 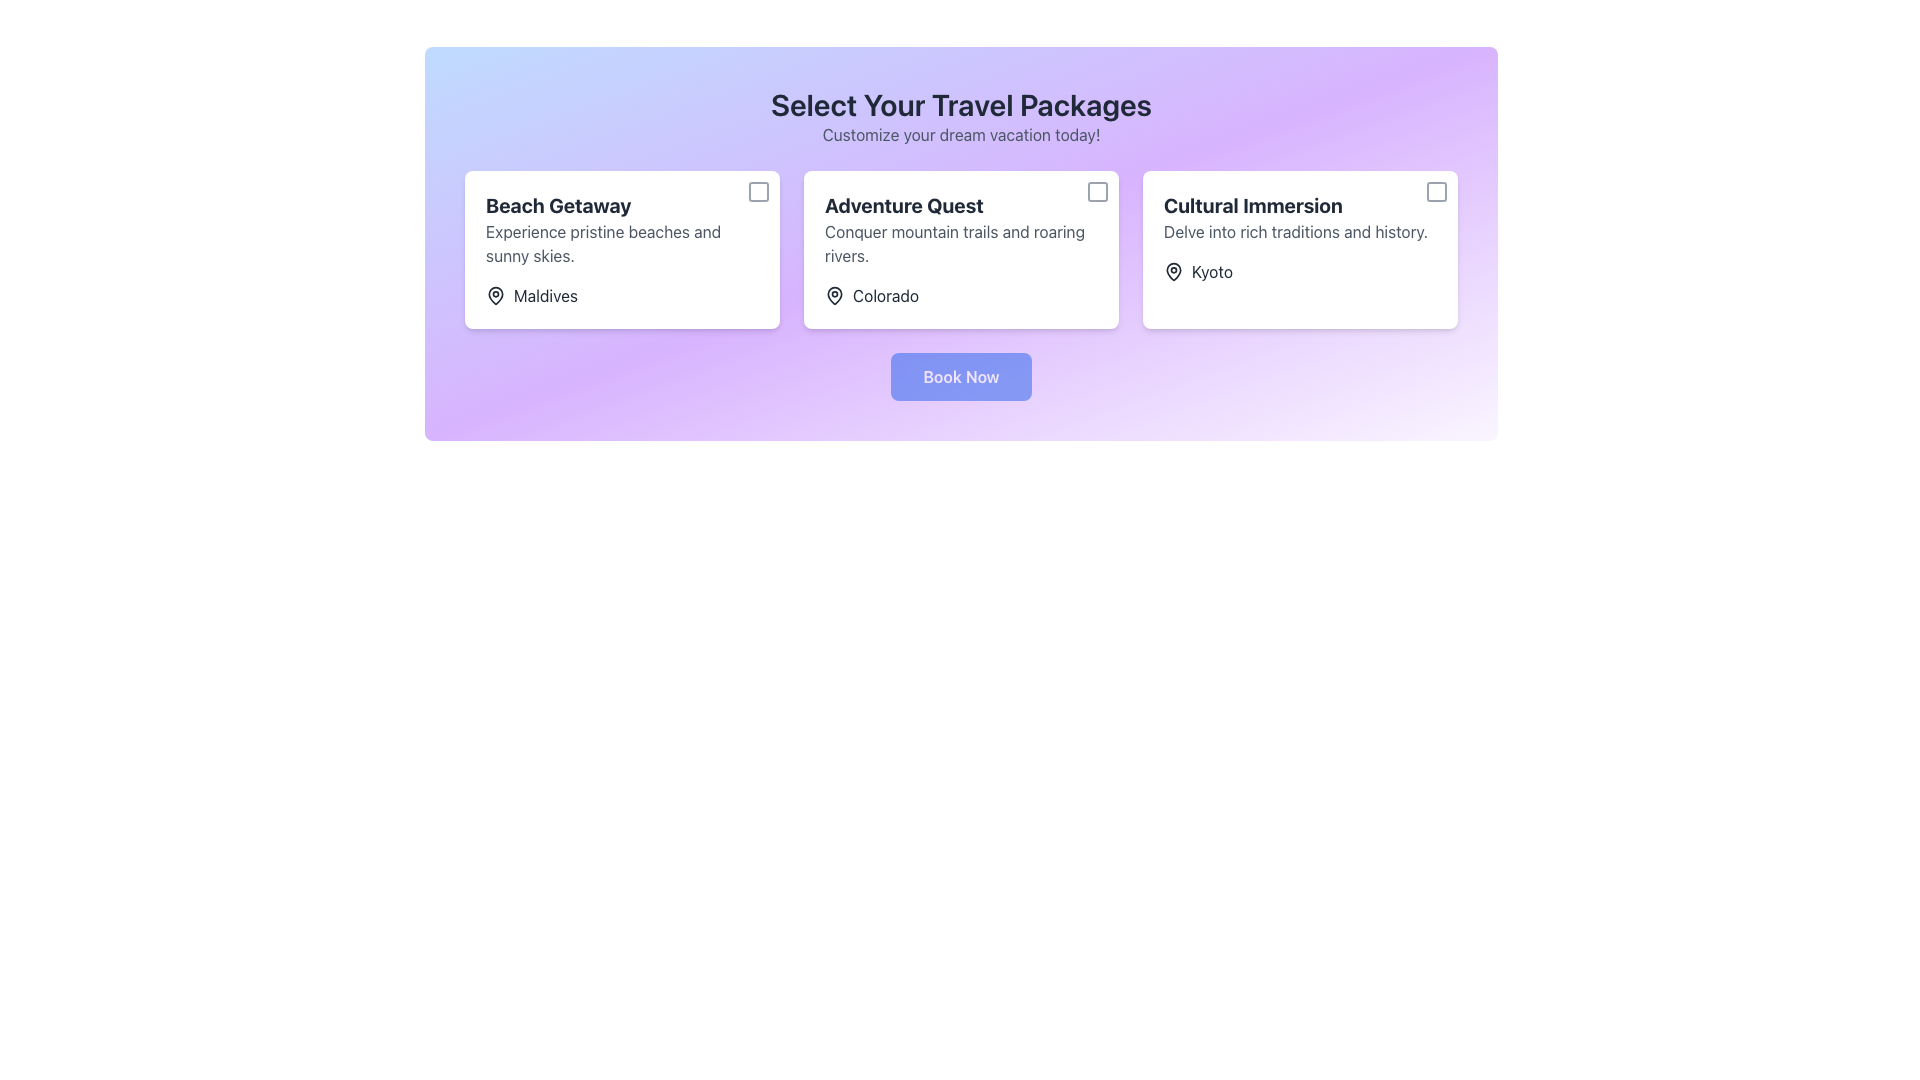 I want to click on the rightmost travel package card in the grid layout that provides information about a cultural experience in Kyoto, so click(x=1300, y=249).